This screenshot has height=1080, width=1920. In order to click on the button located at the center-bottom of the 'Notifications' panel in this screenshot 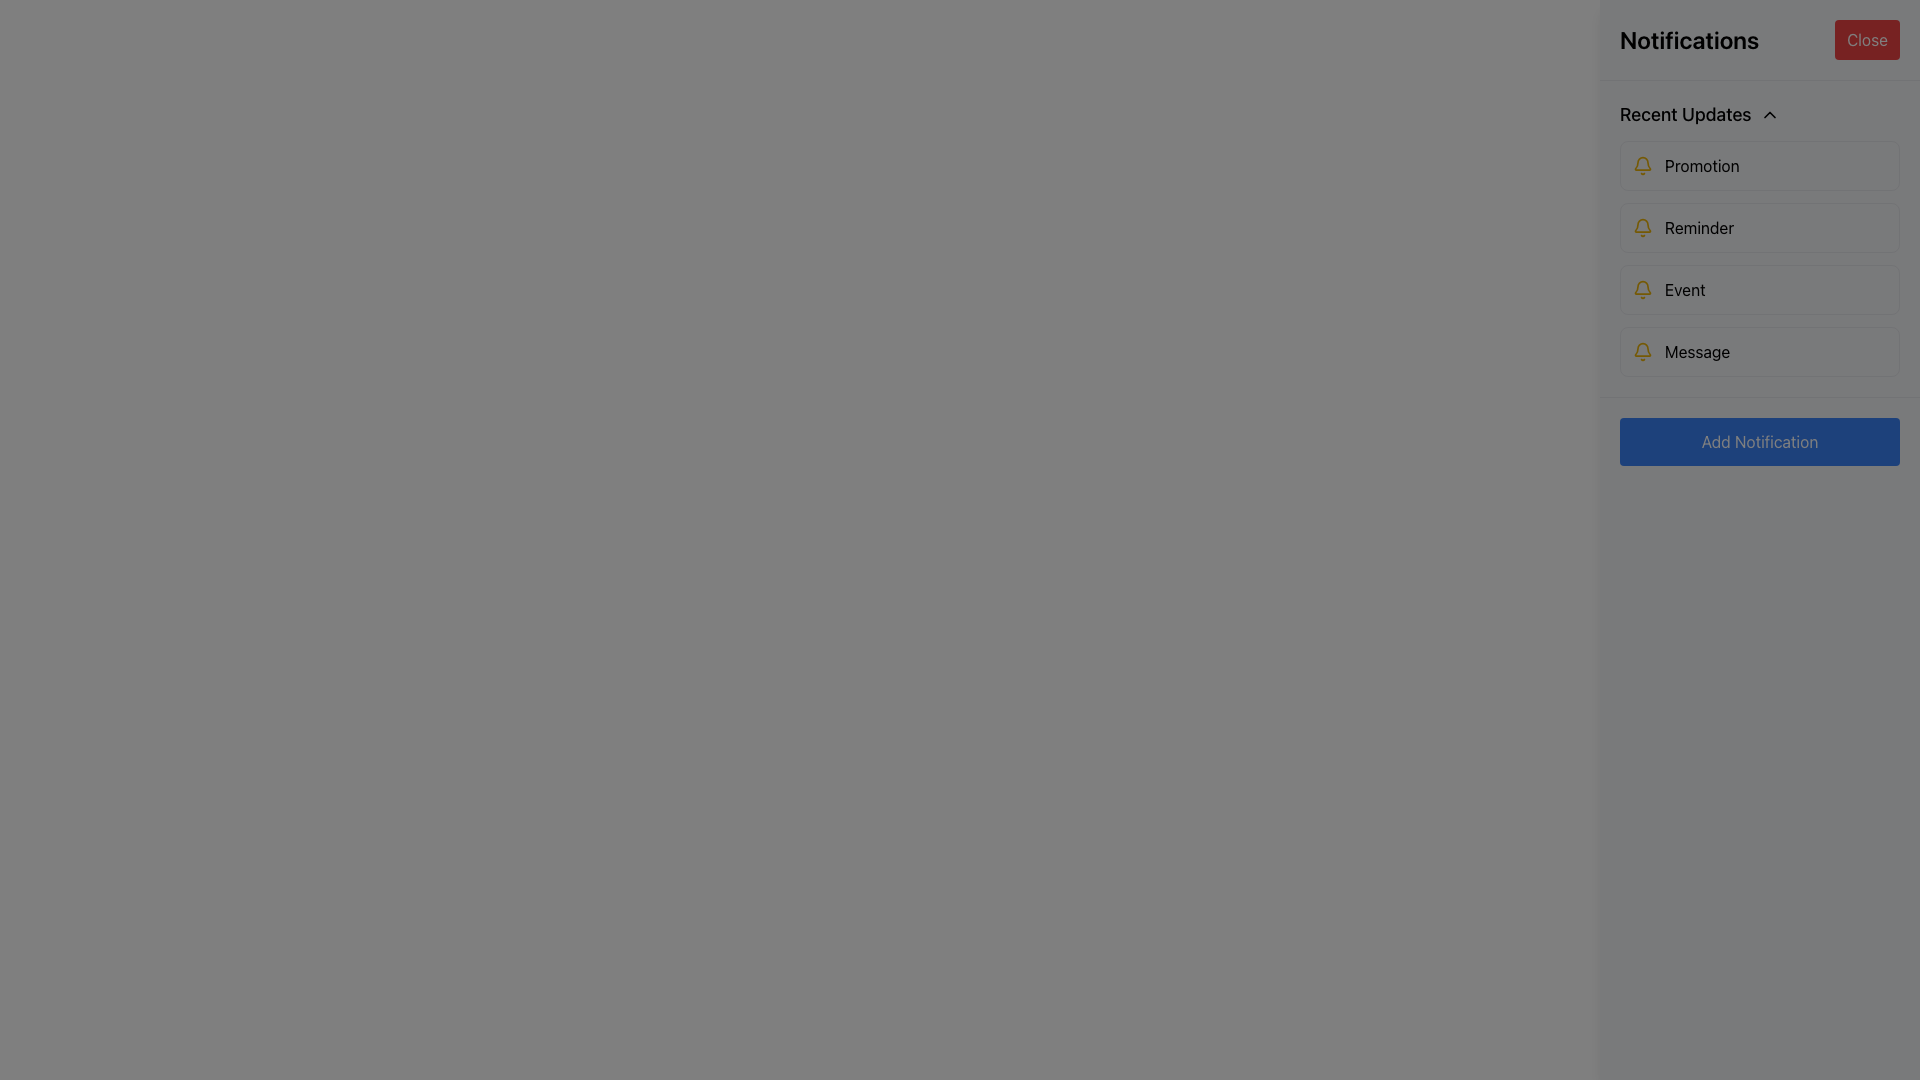, I will do `click(1760, 441)`.